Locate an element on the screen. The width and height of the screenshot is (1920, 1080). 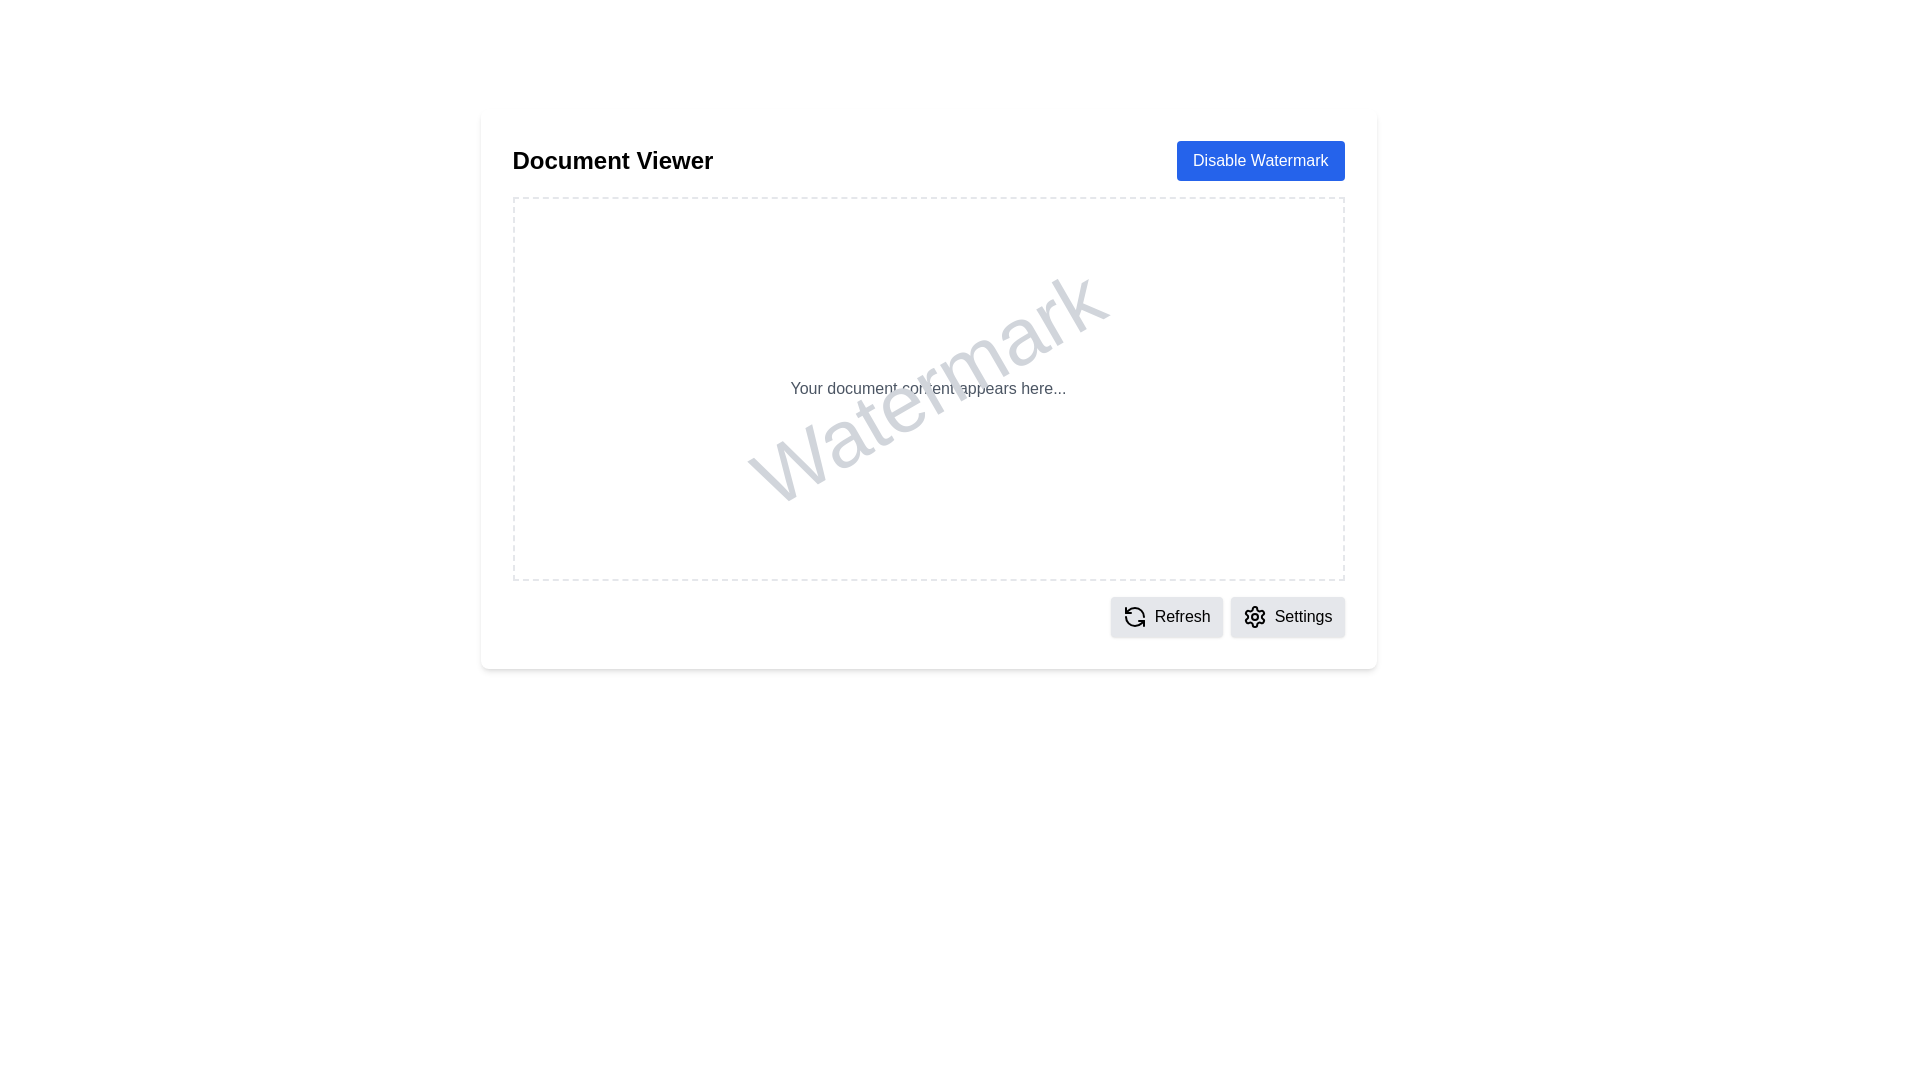
the Label element that serves as a title or header, positioned on the upper left side of the interface, above the main content area is located at coordinates (612, 160).